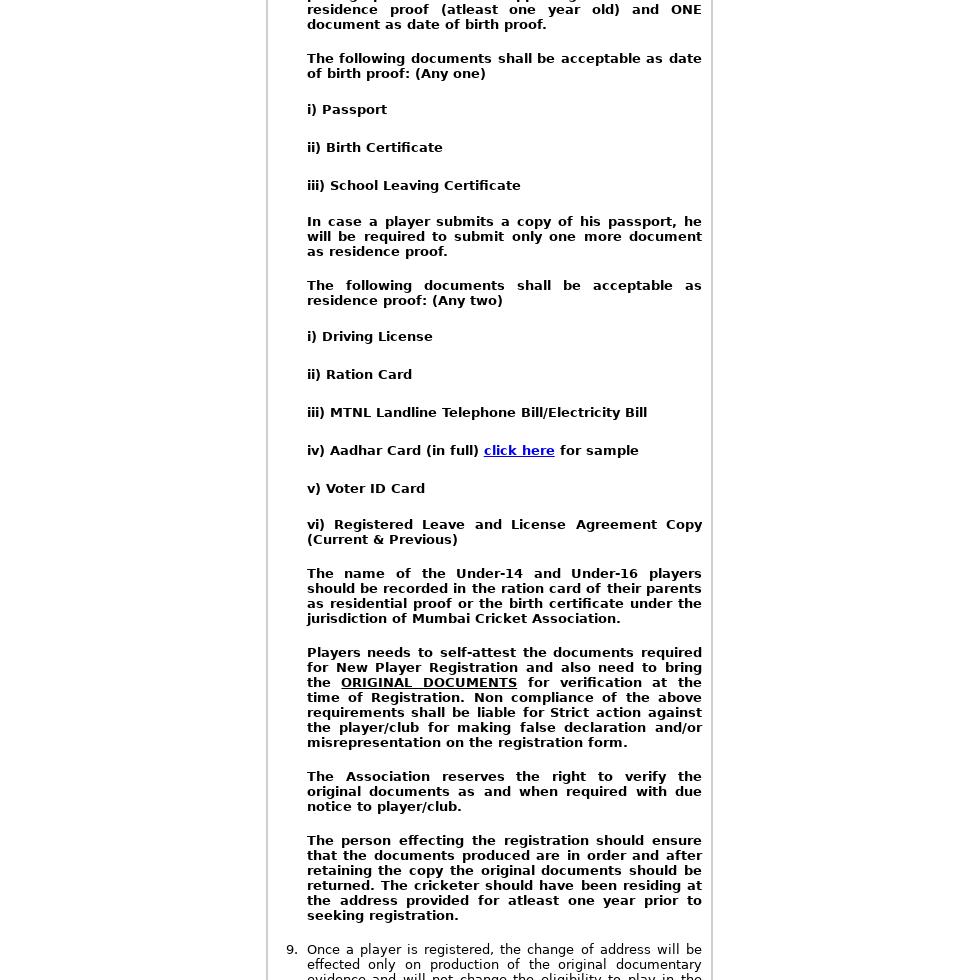 Image resolution: width=980 pixels, height=980 pixels. What do you see at coordinates (305, 293) in the screenshot?
I see `'The following documents shall be acceptable as residence proof: (Any two)'` at bounding box center [305, 293].